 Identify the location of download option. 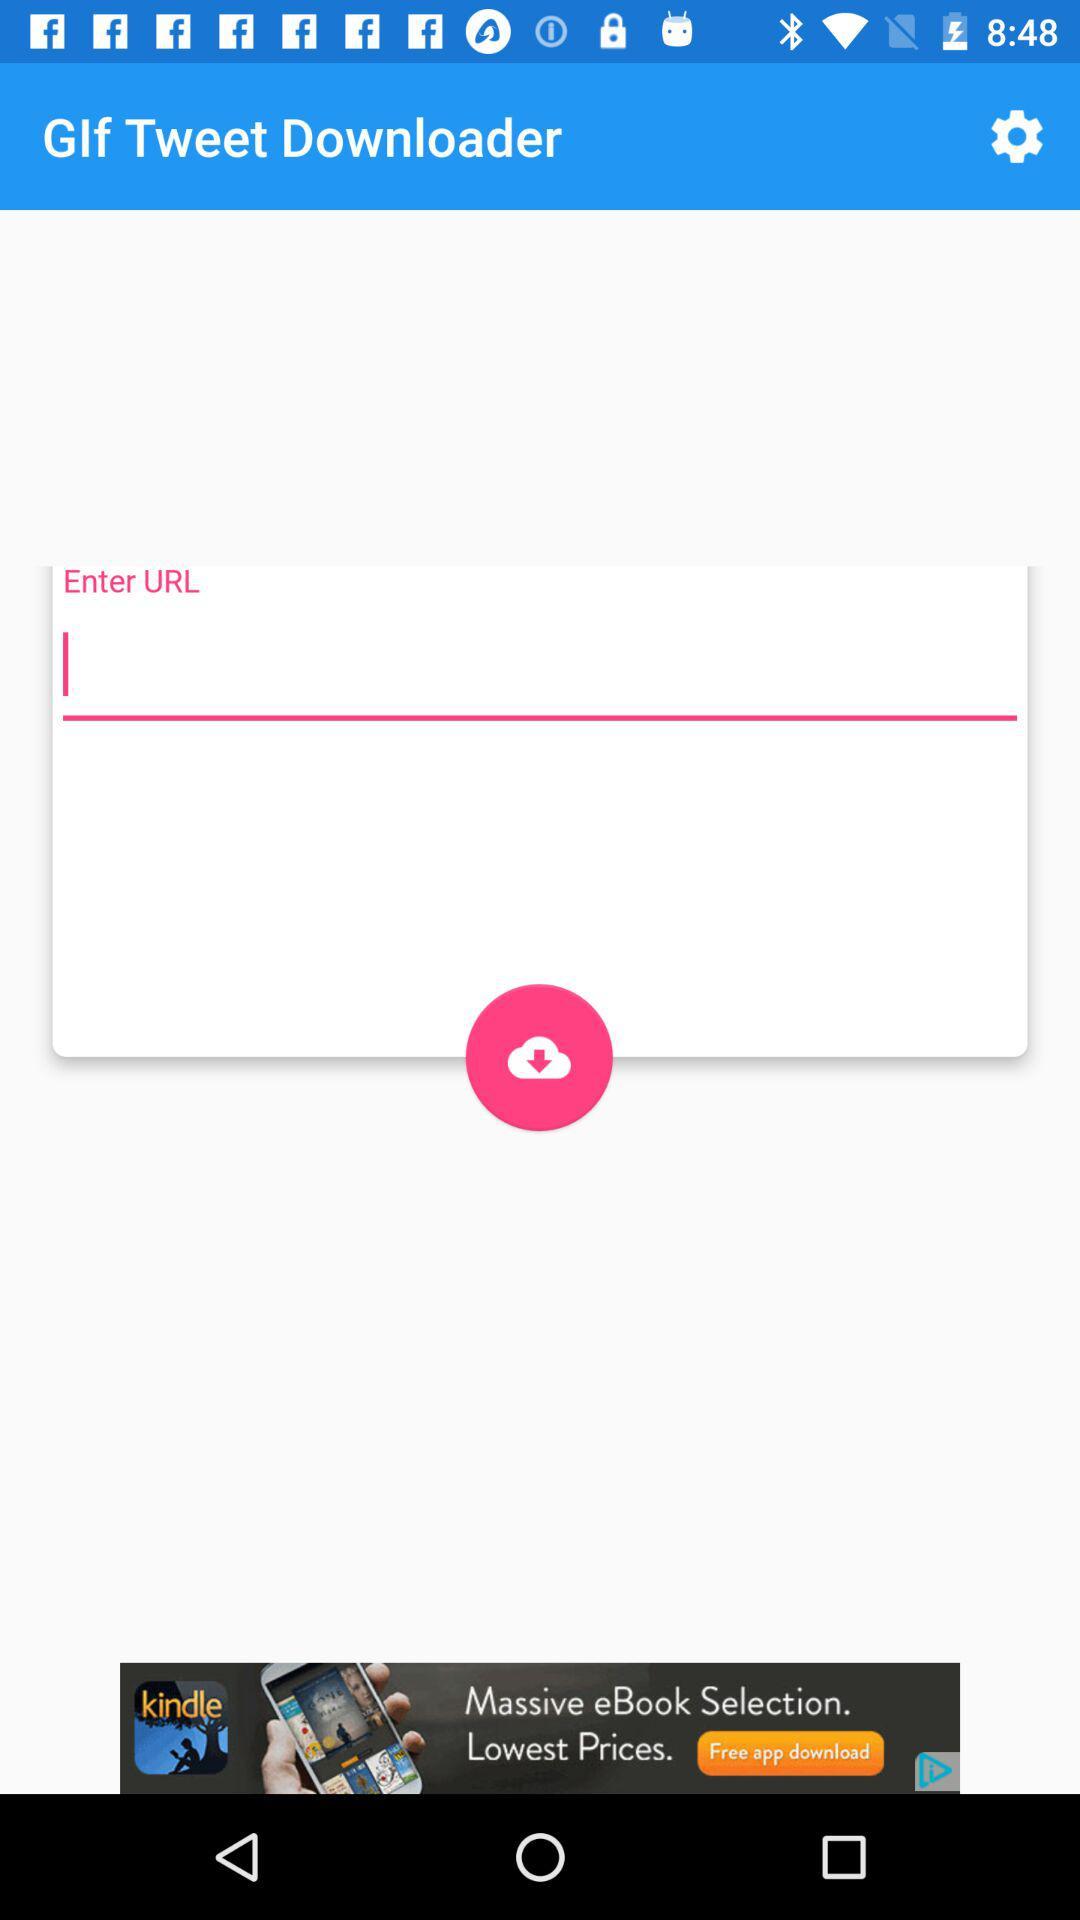
(538, 1056).